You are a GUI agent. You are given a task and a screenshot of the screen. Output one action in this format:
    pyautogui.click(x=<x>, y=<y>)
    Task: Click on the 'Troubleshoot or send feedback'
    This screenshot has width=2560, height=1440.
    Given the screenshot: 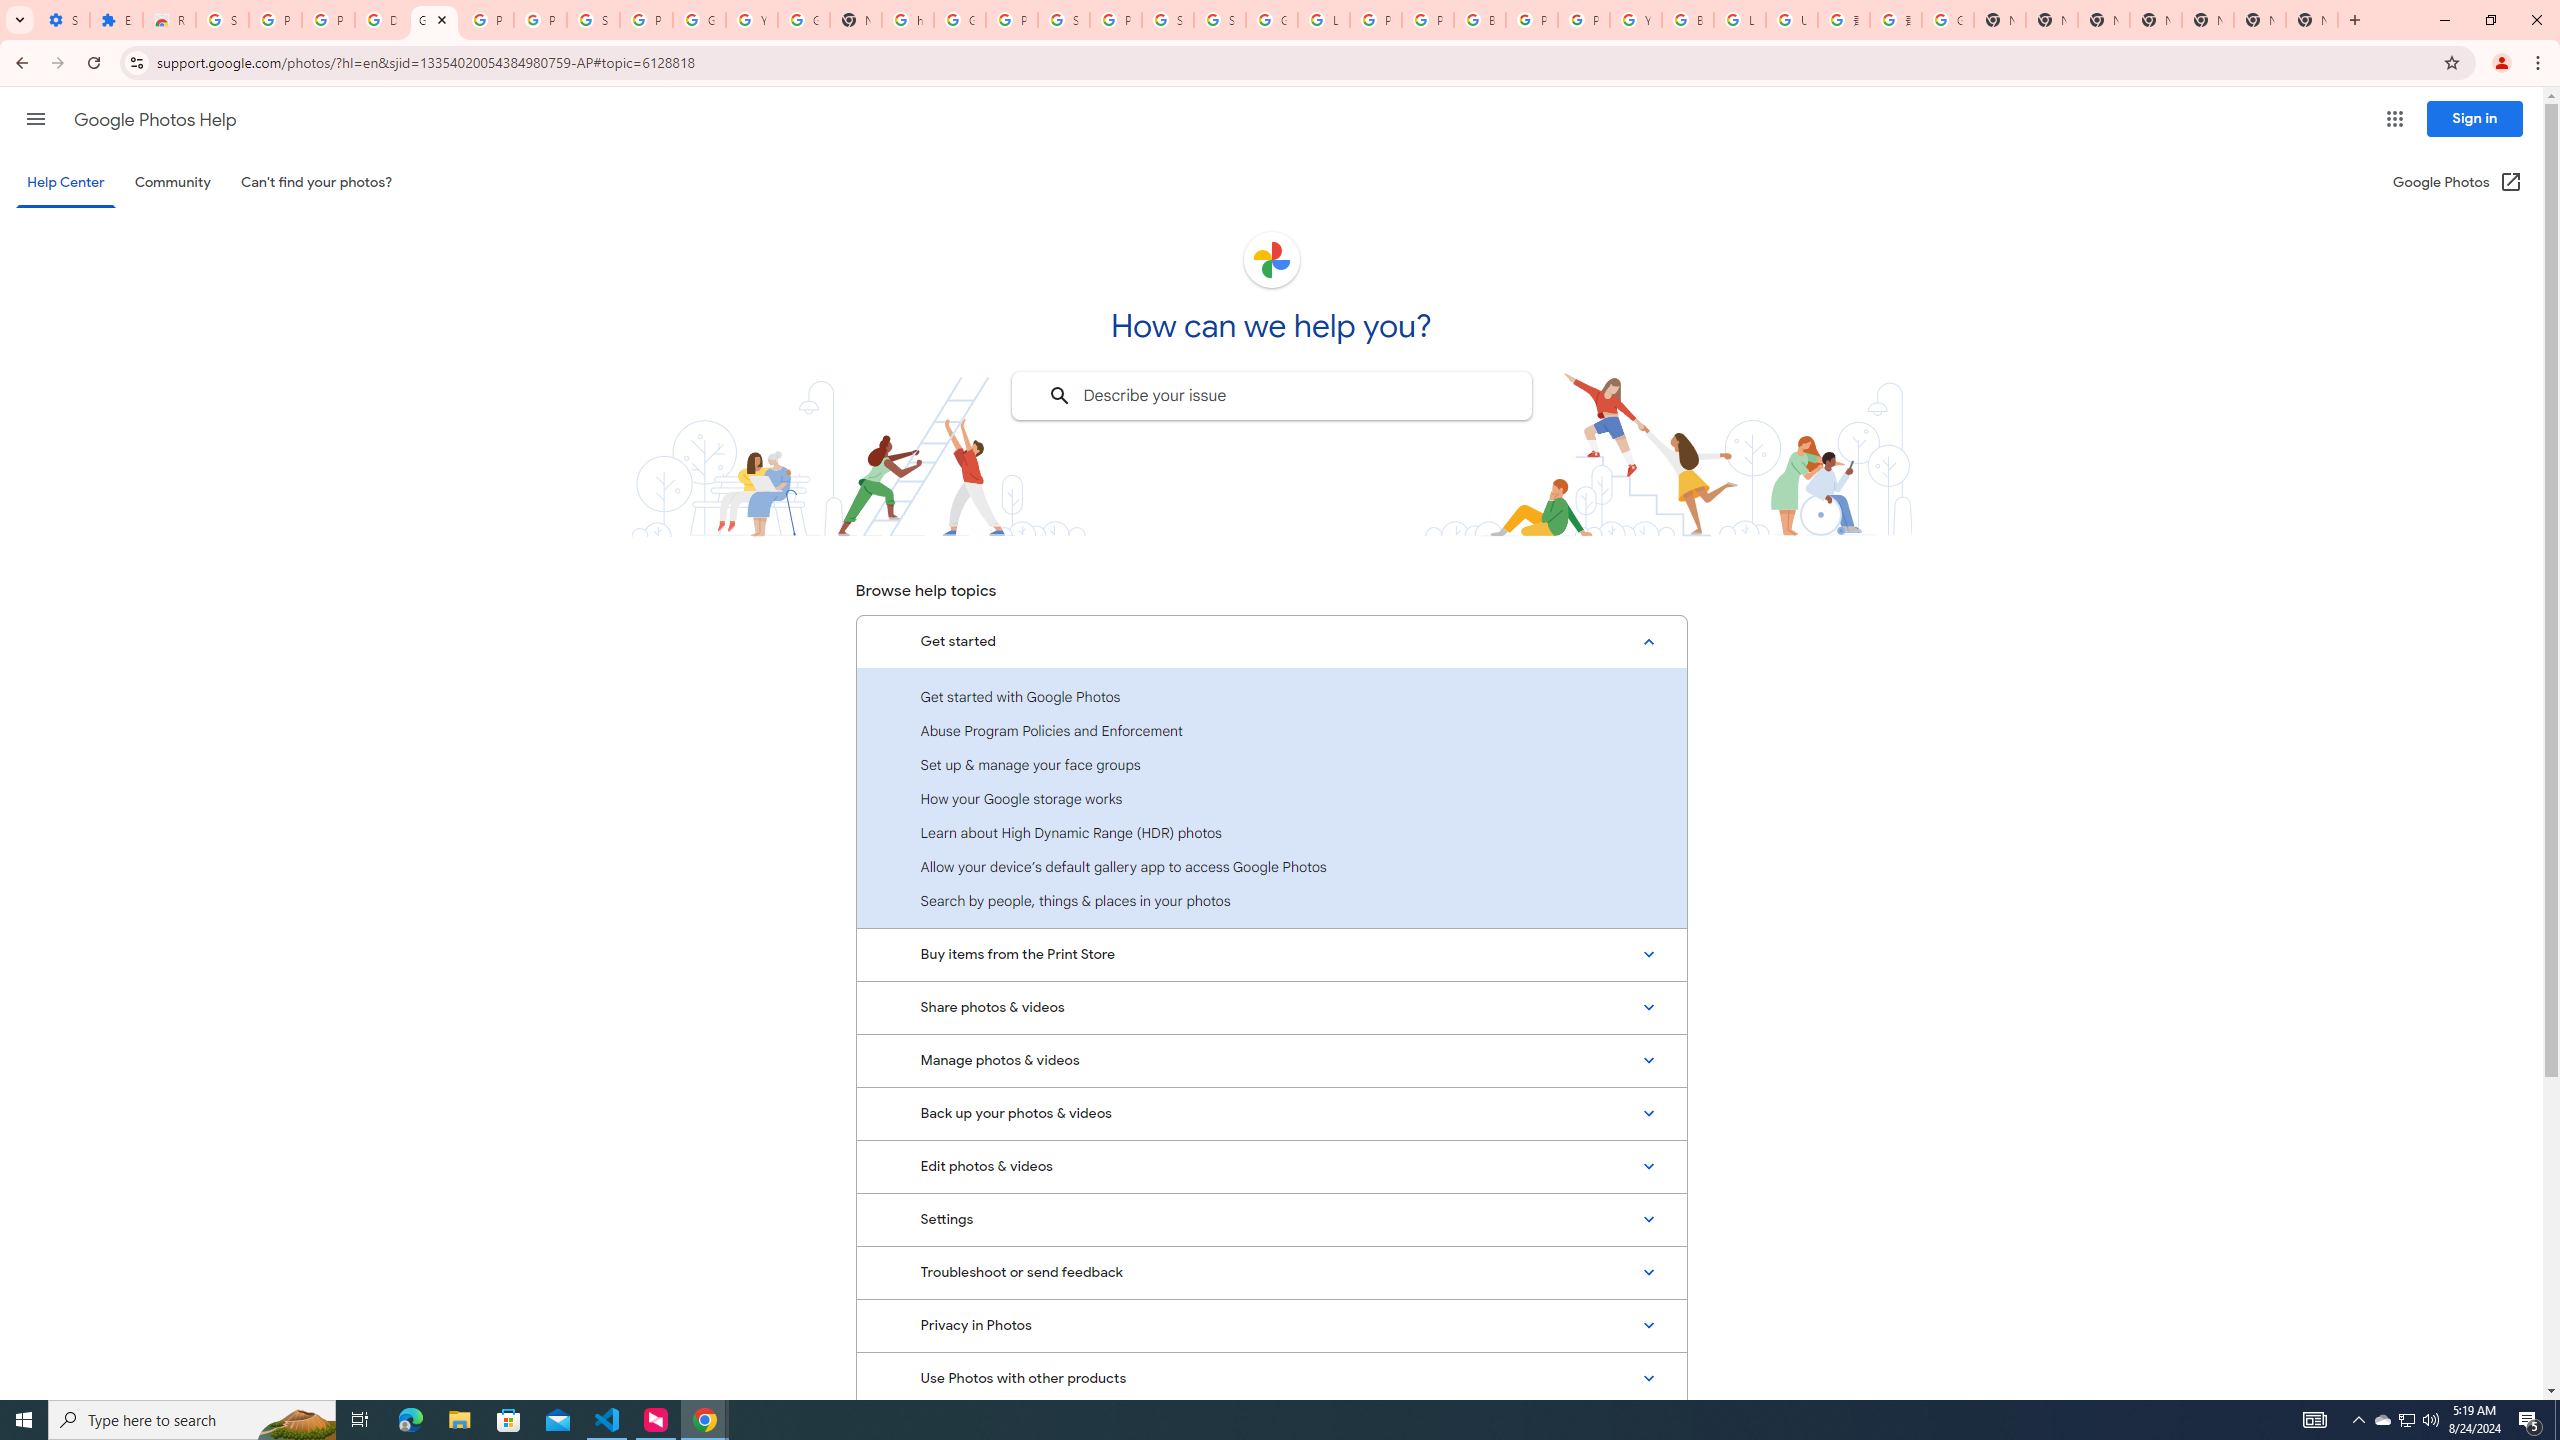 What is the action you would take?
    pyautogui.click(x=1271, y=1271)
    